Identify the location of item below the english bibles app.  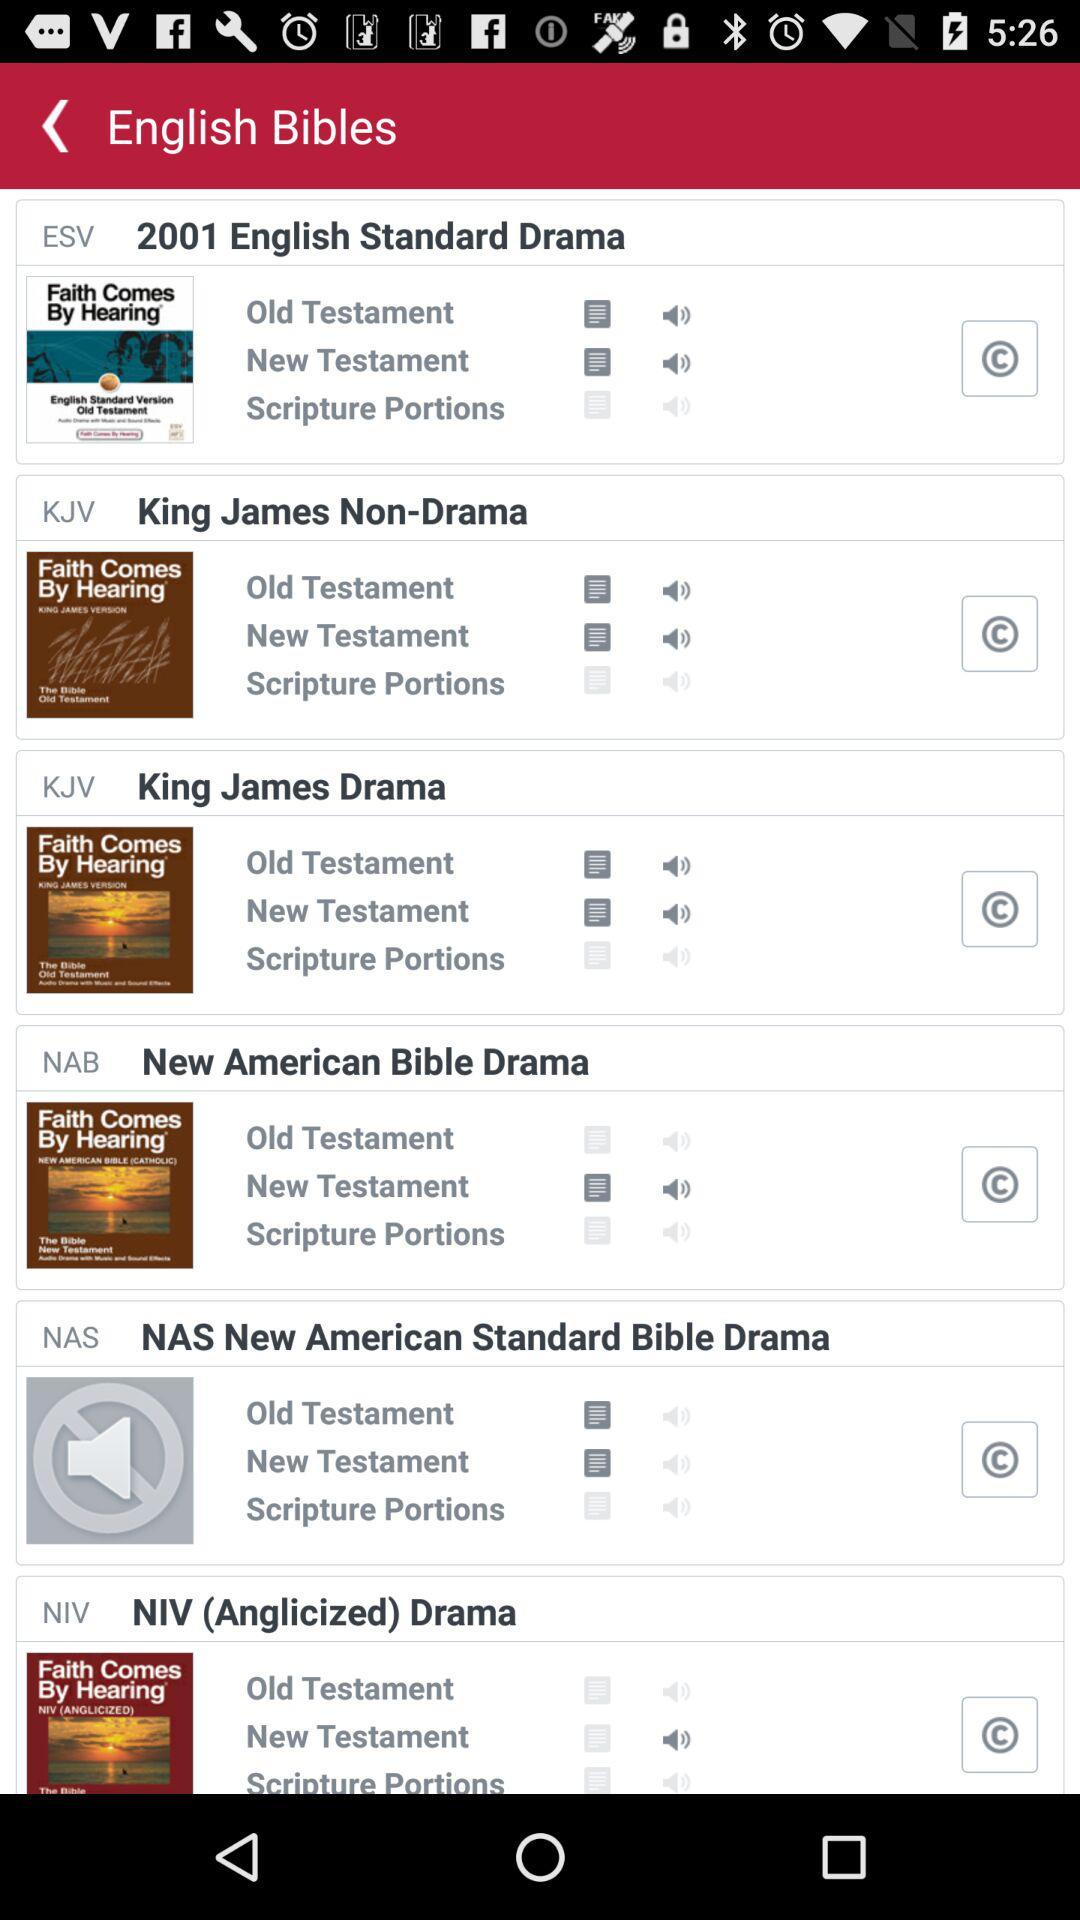
(381, 234).